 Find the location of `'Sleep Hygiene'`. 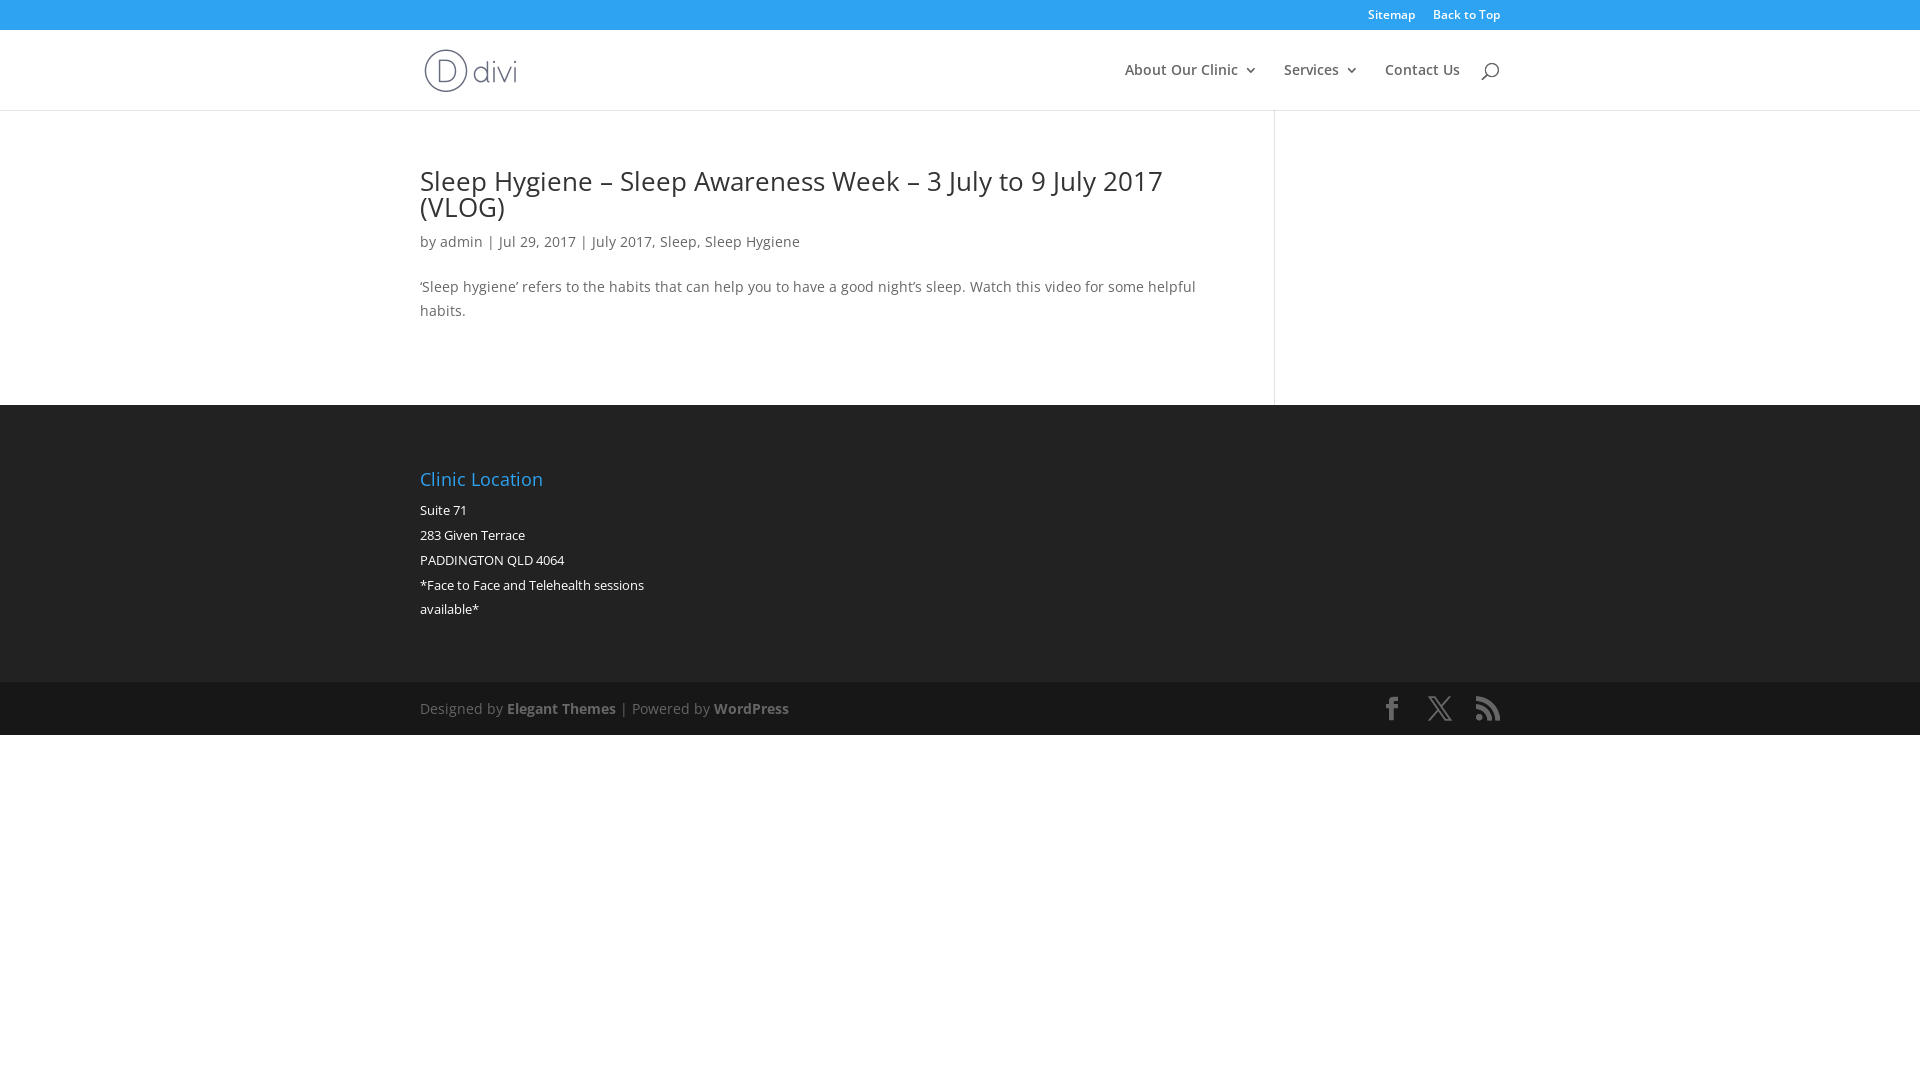

'Sleep Hygiene' is located at coordinates (751, 240).